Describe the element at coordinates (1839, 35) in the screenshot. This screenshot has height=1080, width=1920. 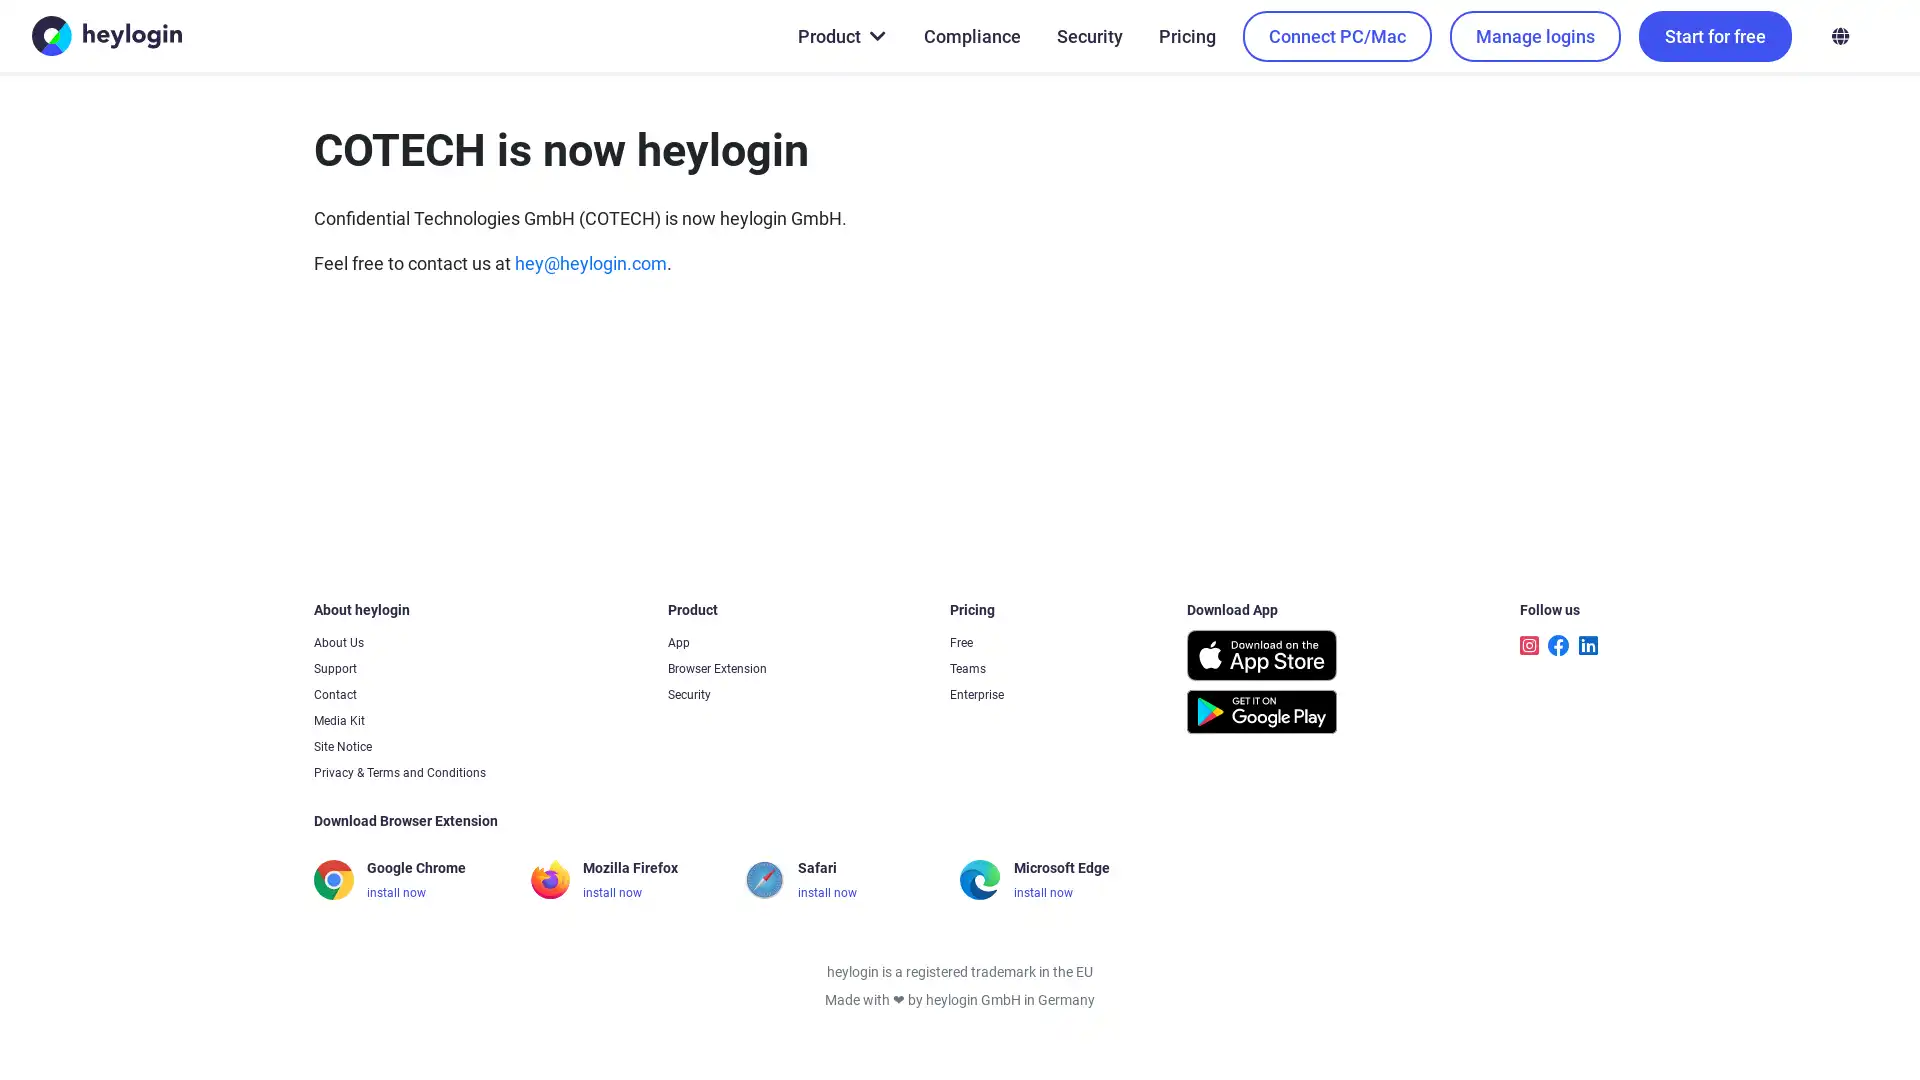
I see `Language Switcher` at that location.